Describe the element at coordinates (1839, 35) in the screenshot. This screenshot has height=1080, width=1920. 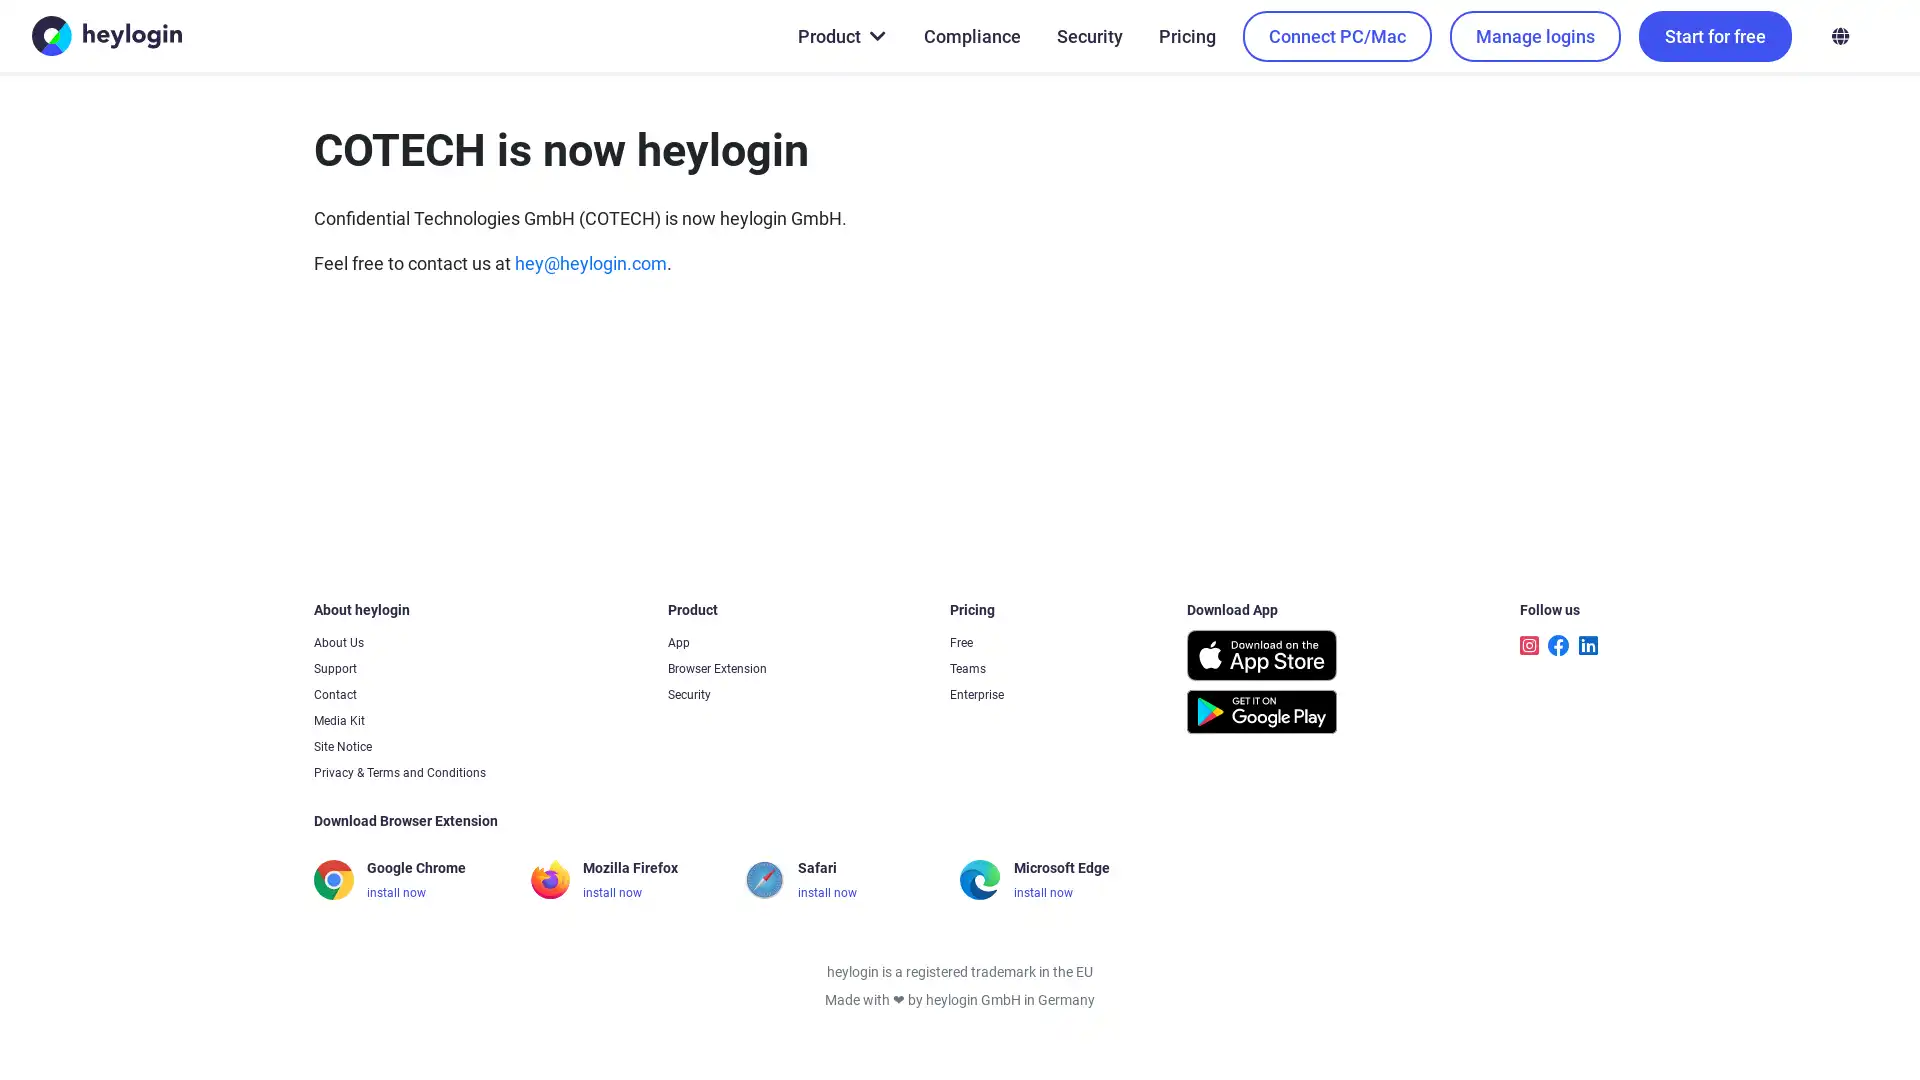
I see `Language Switcher` at that location.